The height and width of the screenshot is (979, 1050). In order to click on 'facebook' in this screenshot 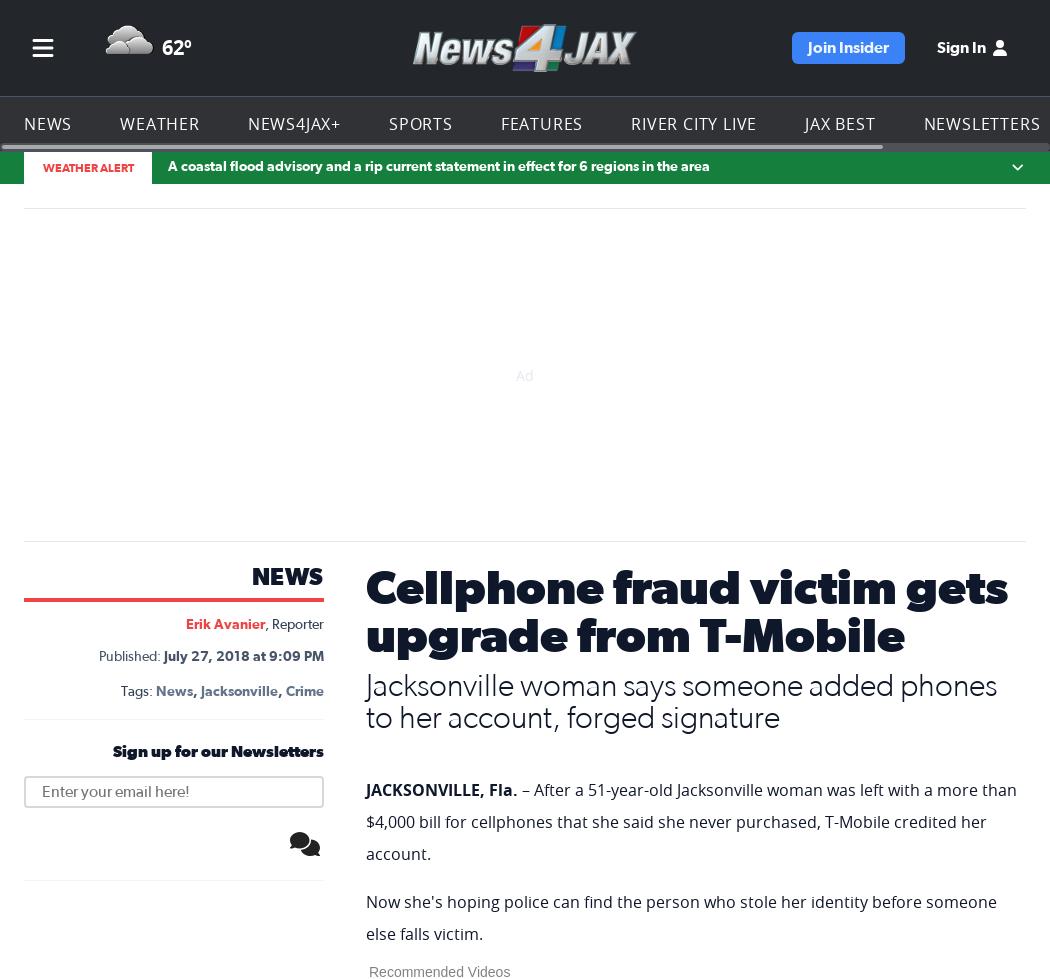, I will do `click(467, 852)`.